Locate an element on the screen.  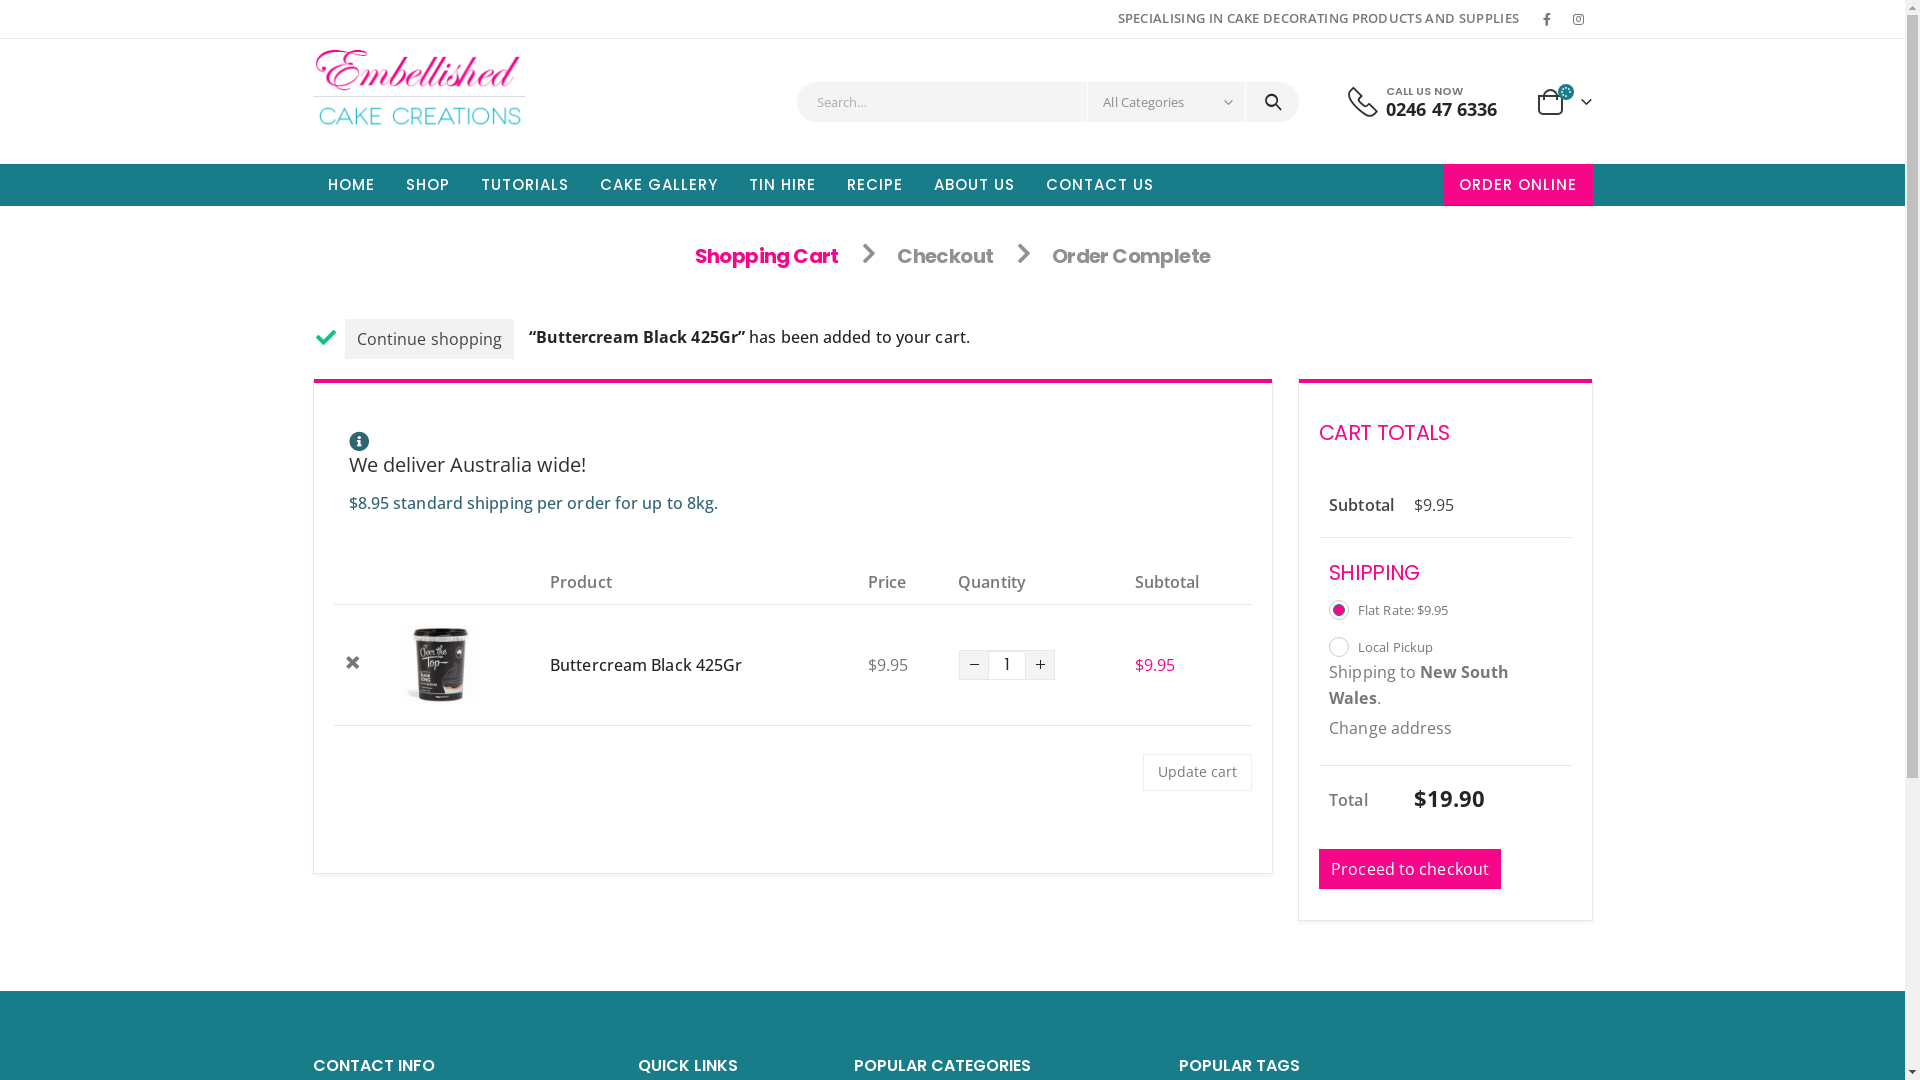
'Proceed to checkout' is located at coordinates (1409, 867).